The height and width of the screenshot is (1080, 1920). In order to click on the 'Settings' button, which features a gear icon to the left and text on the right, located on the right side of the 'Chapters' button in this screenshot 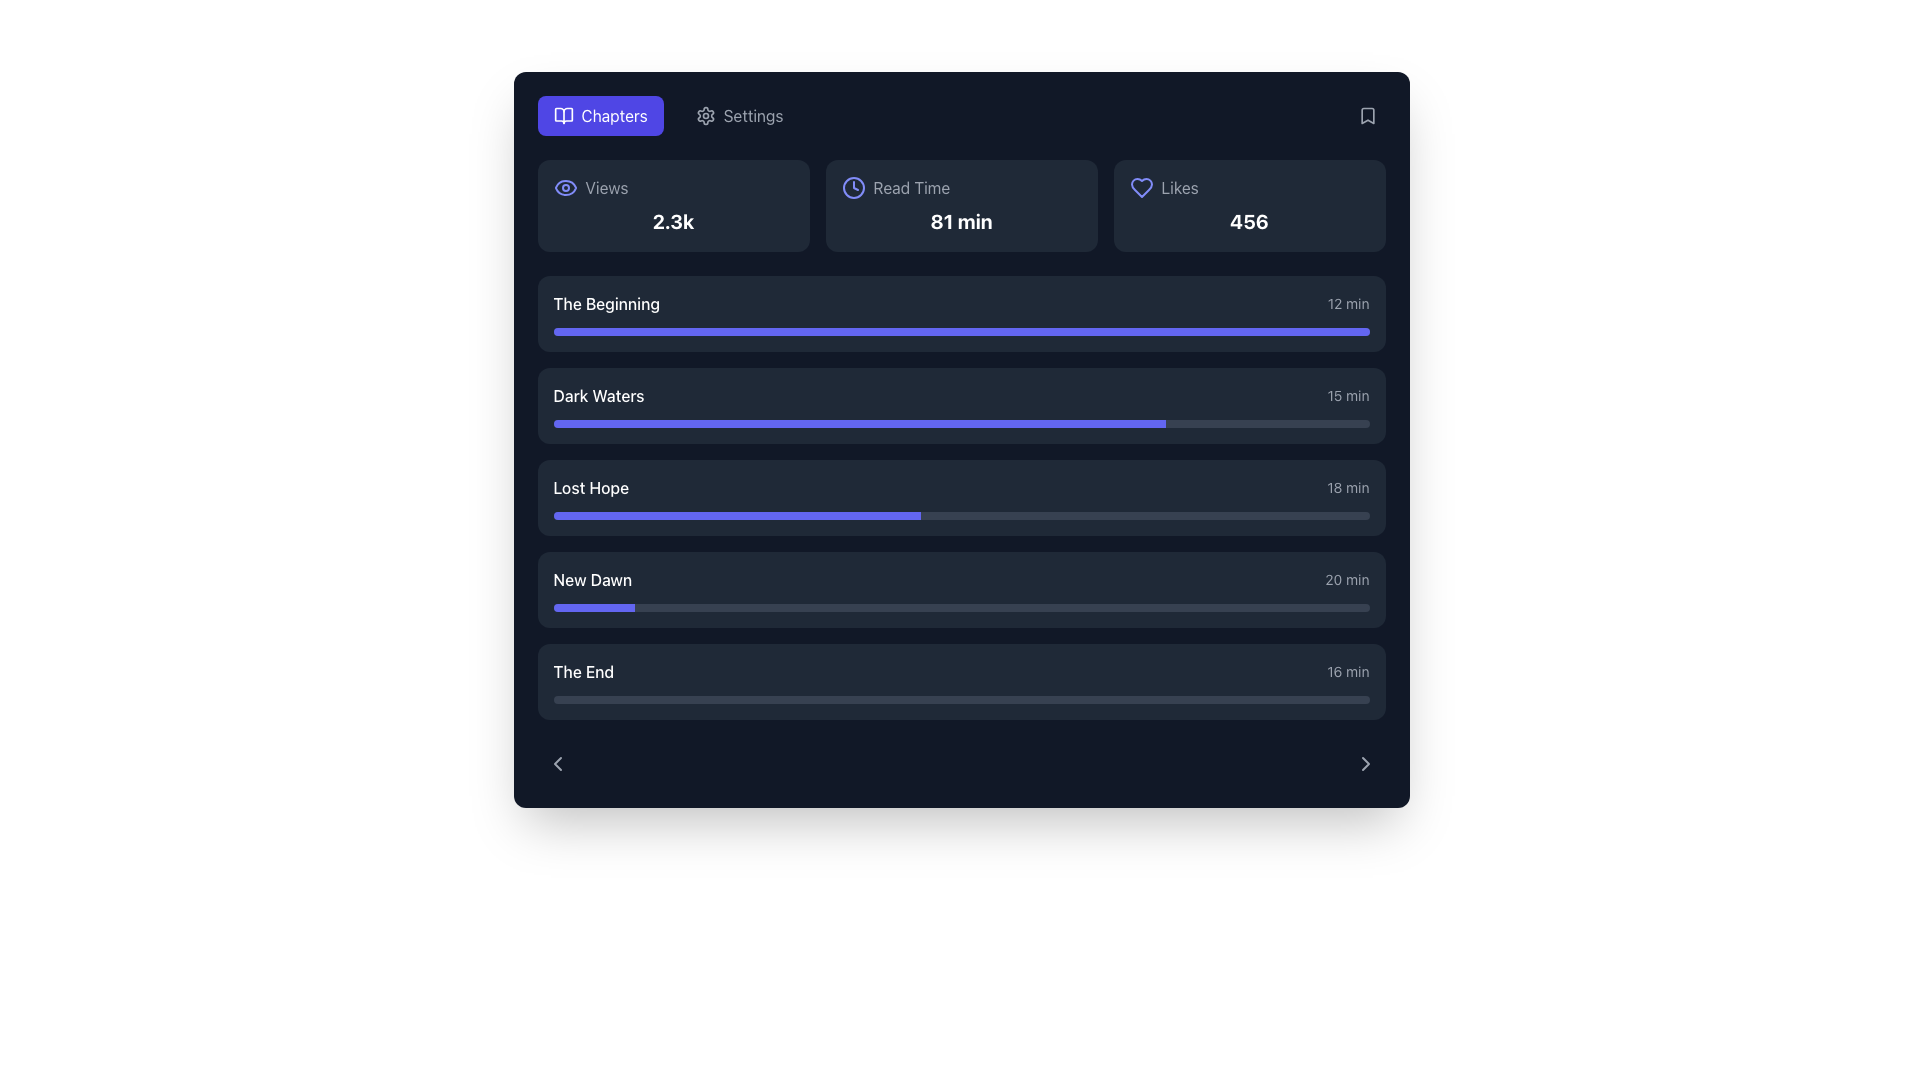, I will do `click(738, 115)`.